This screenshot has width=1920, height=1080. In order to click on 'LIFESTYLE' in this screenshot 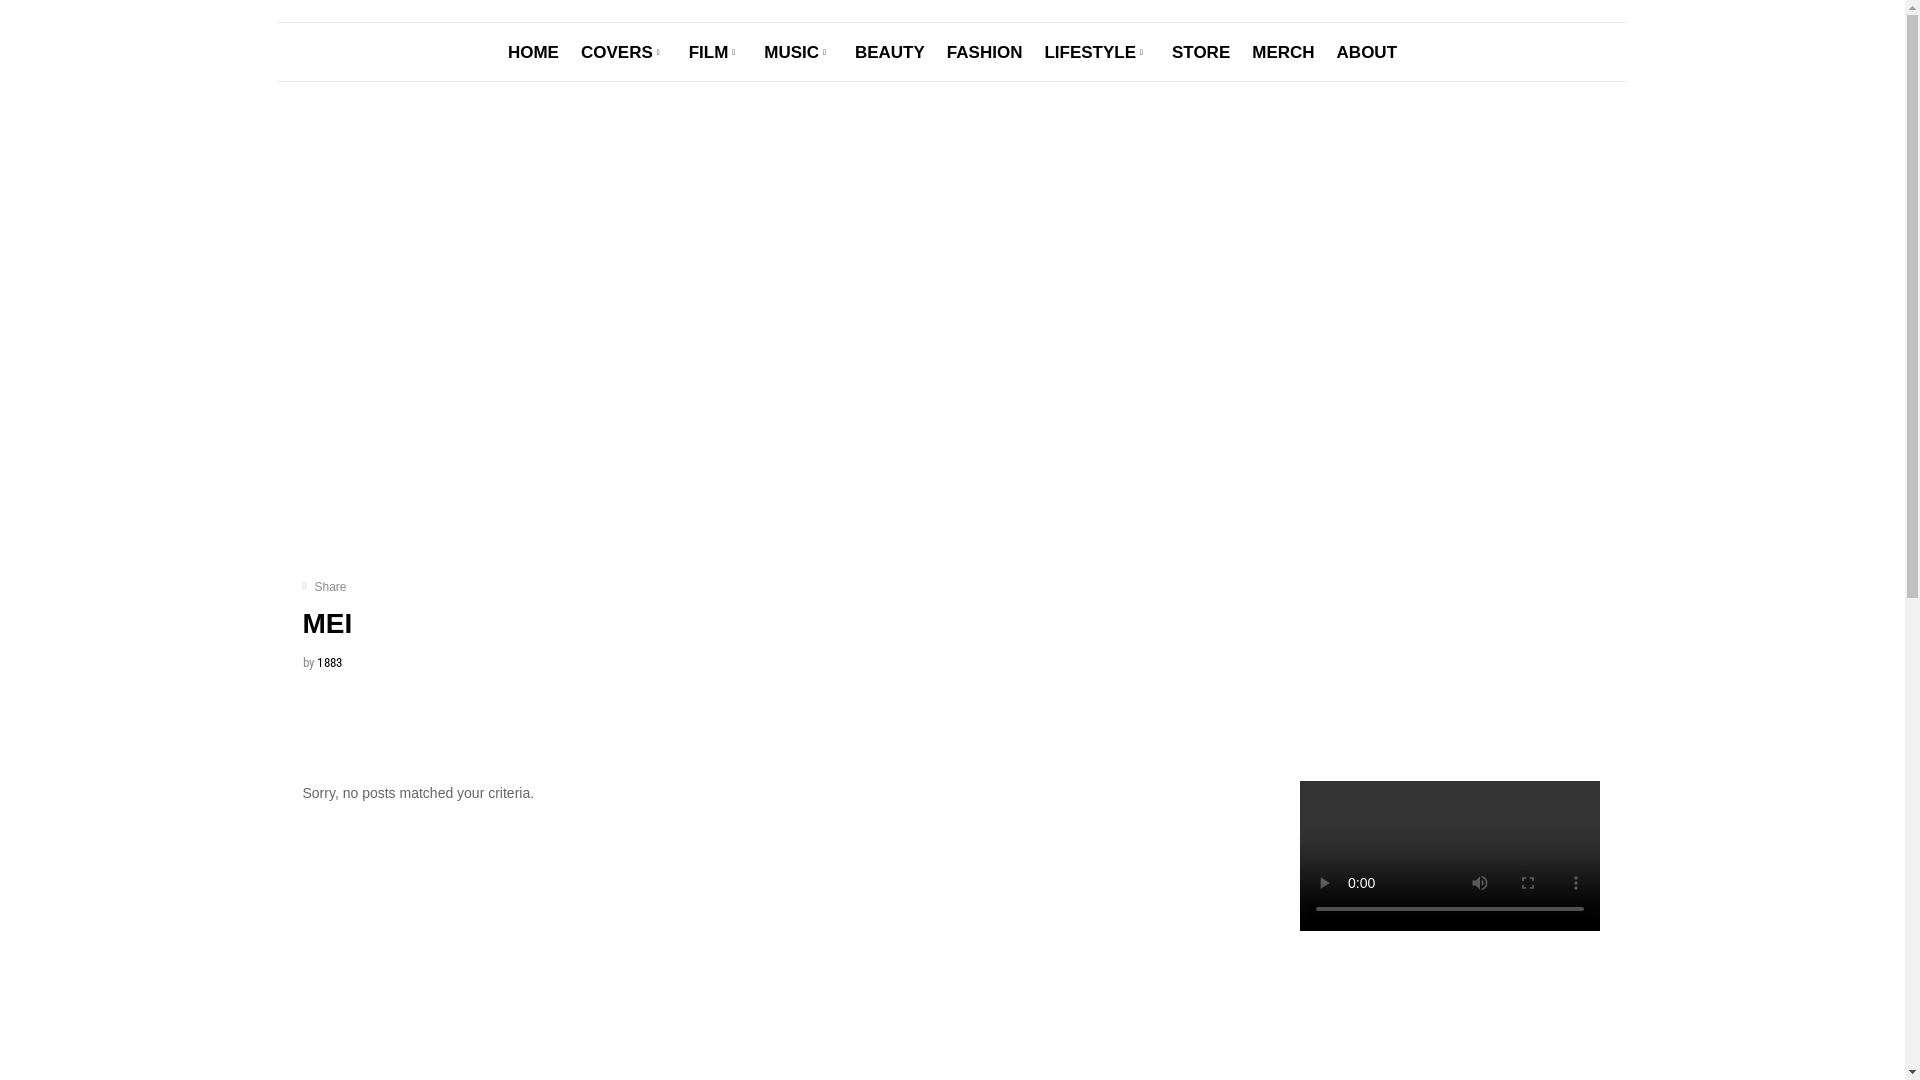, I will do `click(1096, 50)`.